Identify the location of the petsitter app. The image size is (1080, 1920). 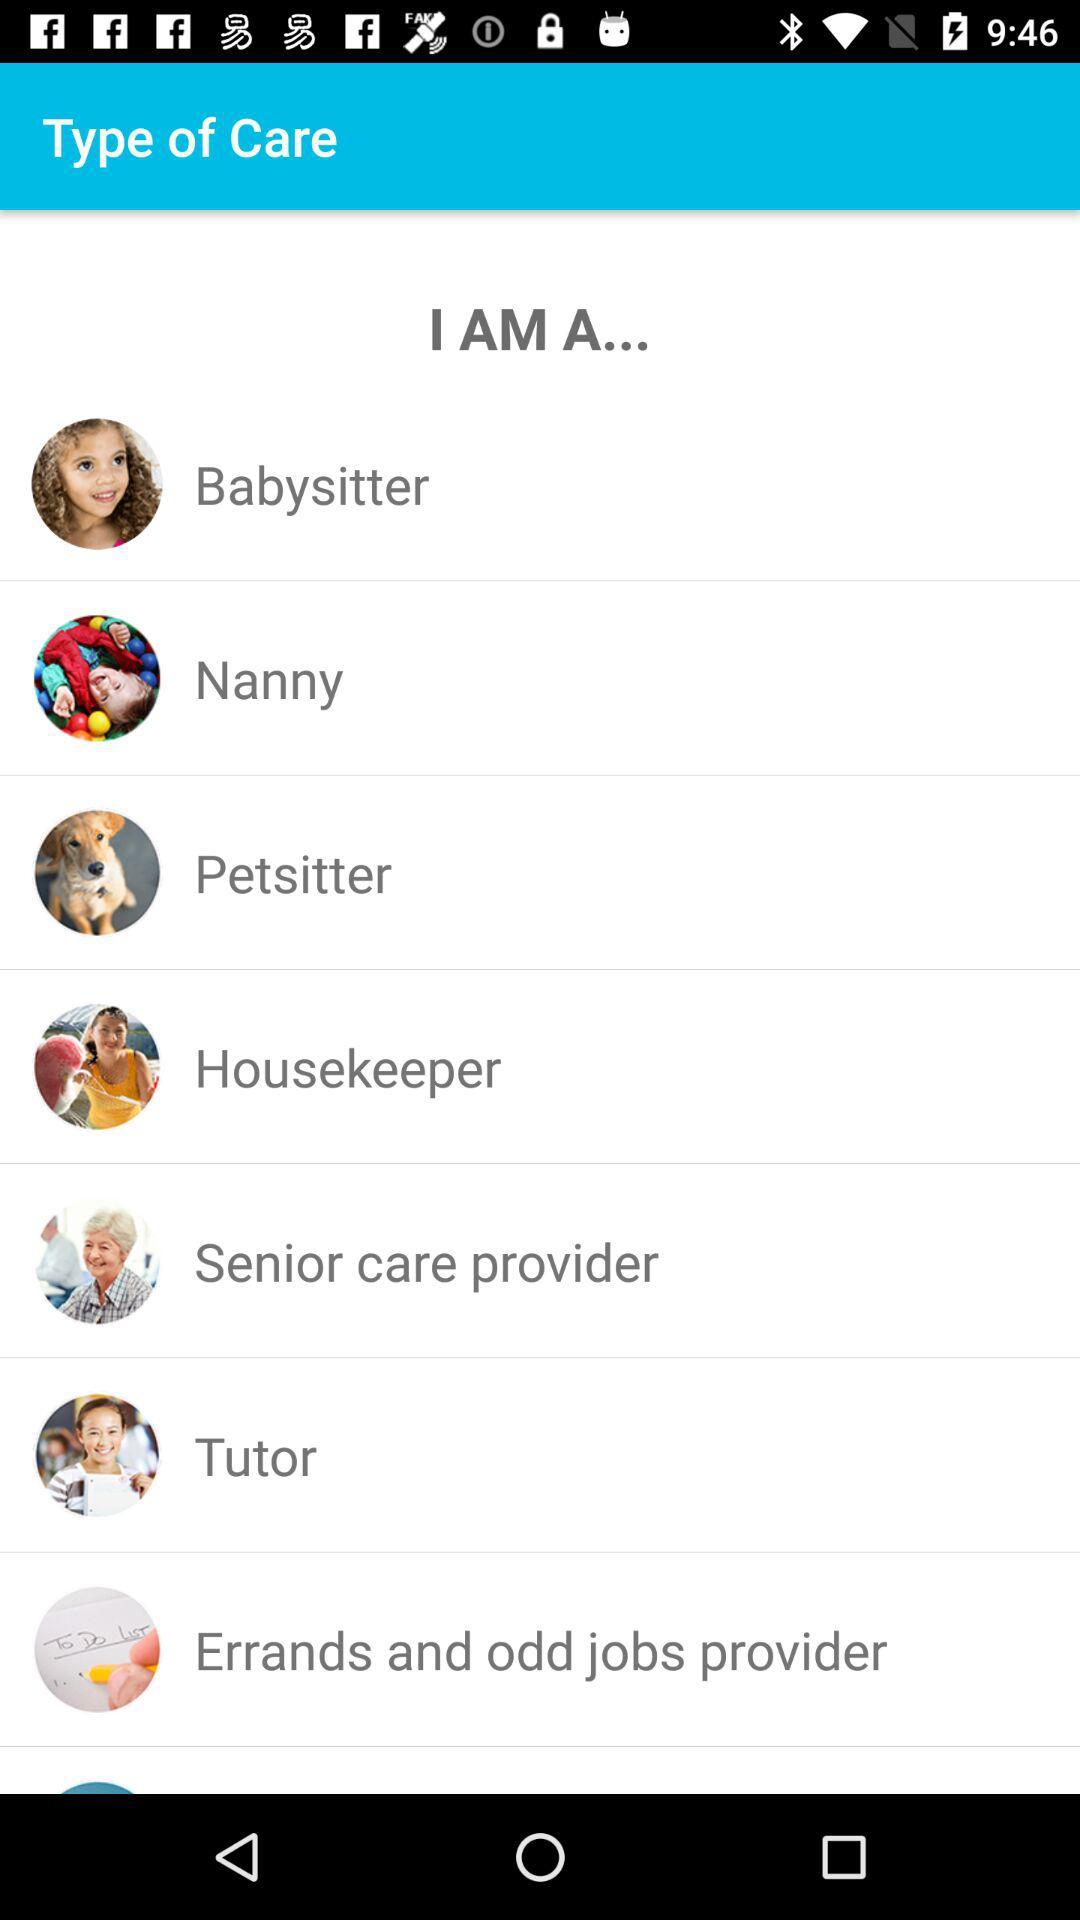
(293, 872).